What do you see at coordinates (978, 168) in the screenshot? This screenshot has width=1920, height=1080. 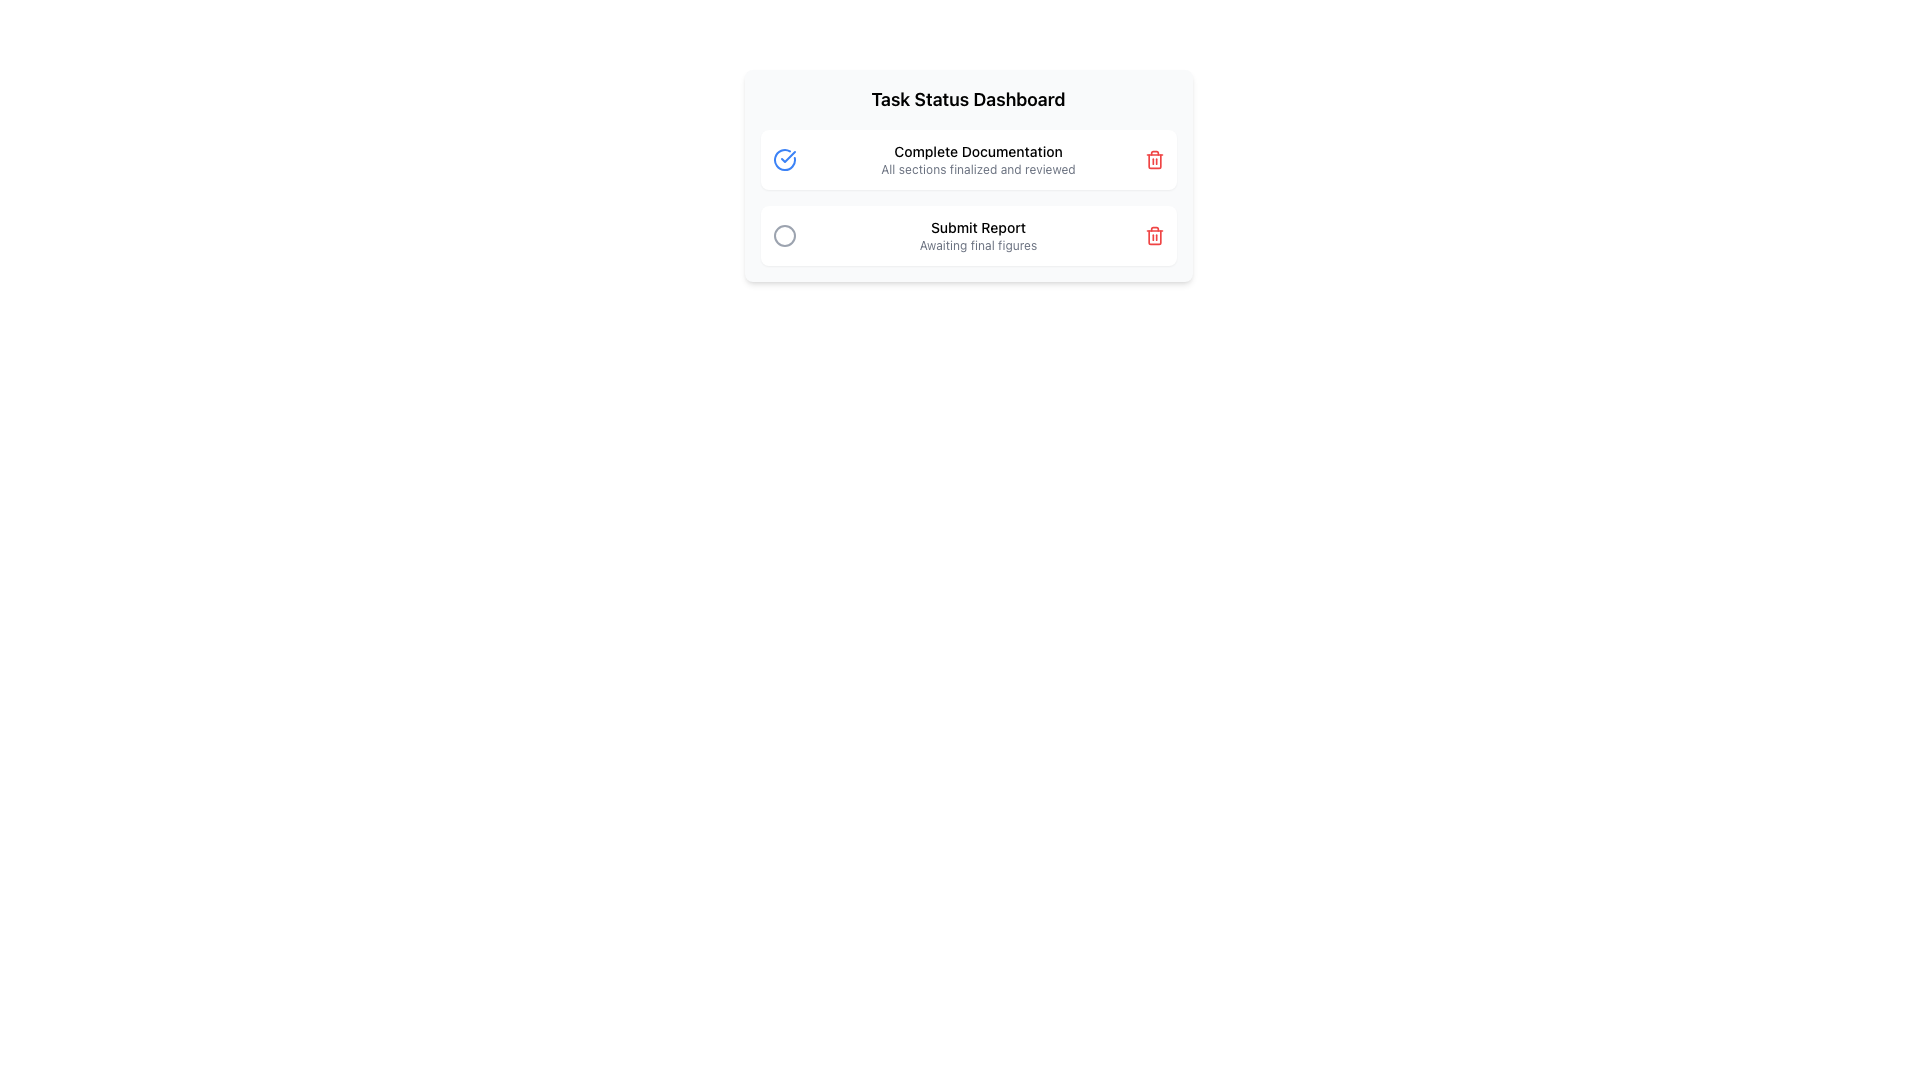 I see `the static text that says 'All sections finalized and reviewed', which is styled with a small font size and grey color, positioned directly below the 'Complete Documentation' title` at bounding box center [978, 168].